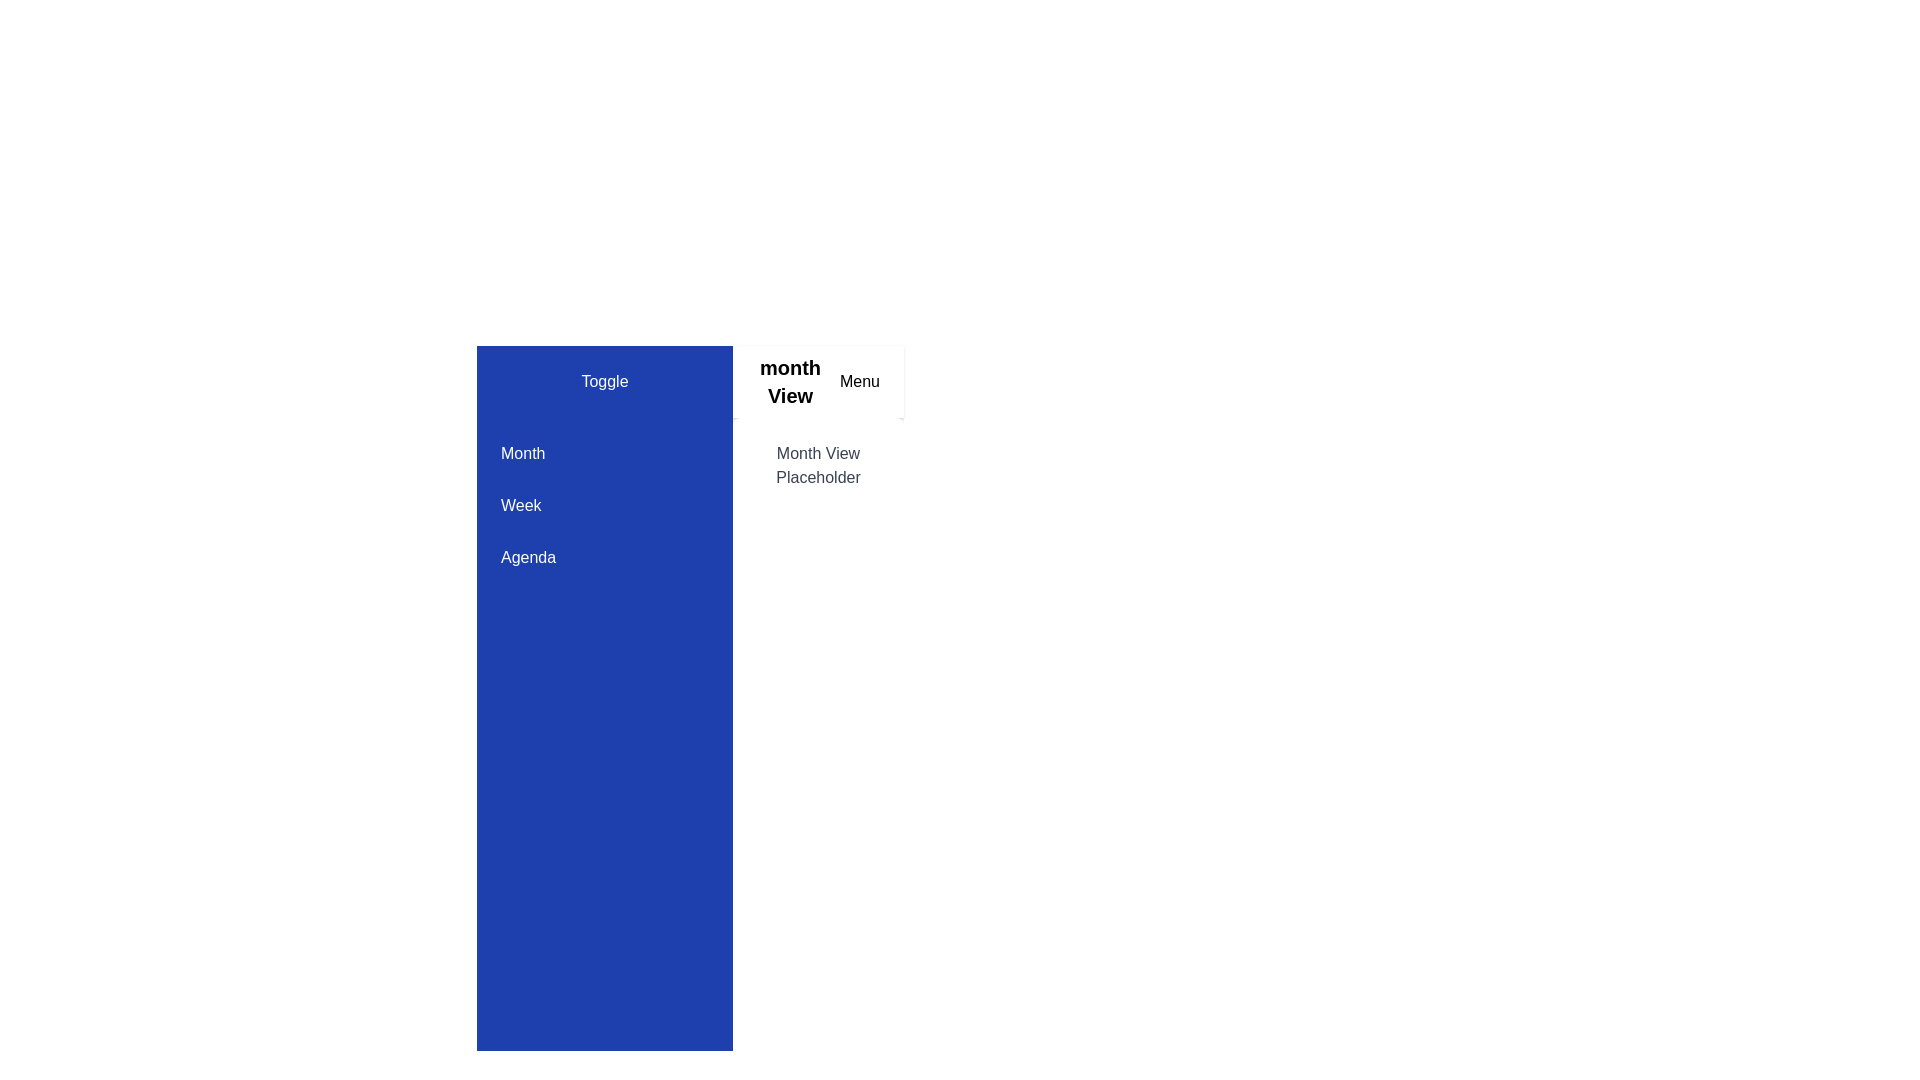  I want to click on the static text field indicating 'Month View', which is located to the left of the 'Menu' button in the top-right section of the interface, so click(789, 381).